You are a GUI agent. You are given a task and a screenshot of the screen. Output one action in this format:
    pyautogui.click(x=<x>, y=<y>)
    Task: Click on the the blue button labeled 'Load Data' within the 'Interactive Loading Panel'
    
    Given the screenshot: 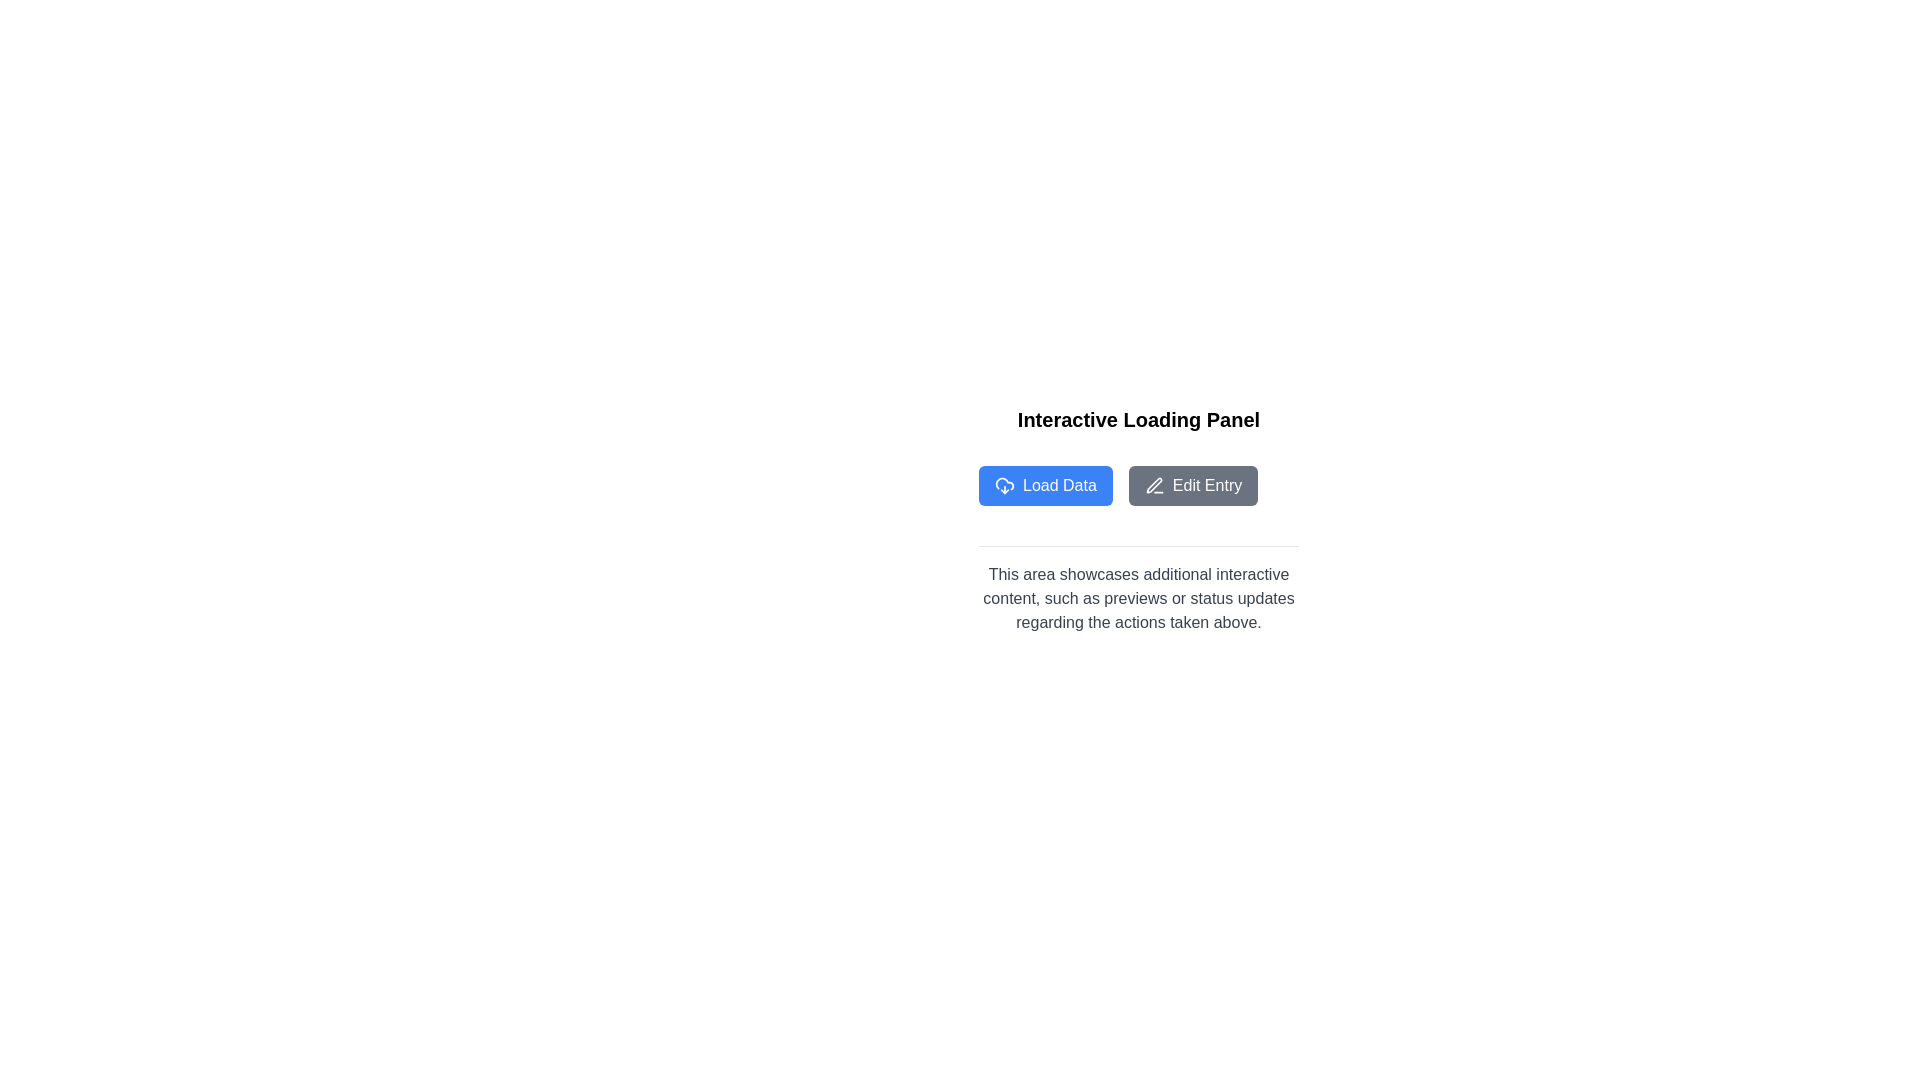 What is the action you would take?
    pyautogui.click(x=1138, y=486)
    